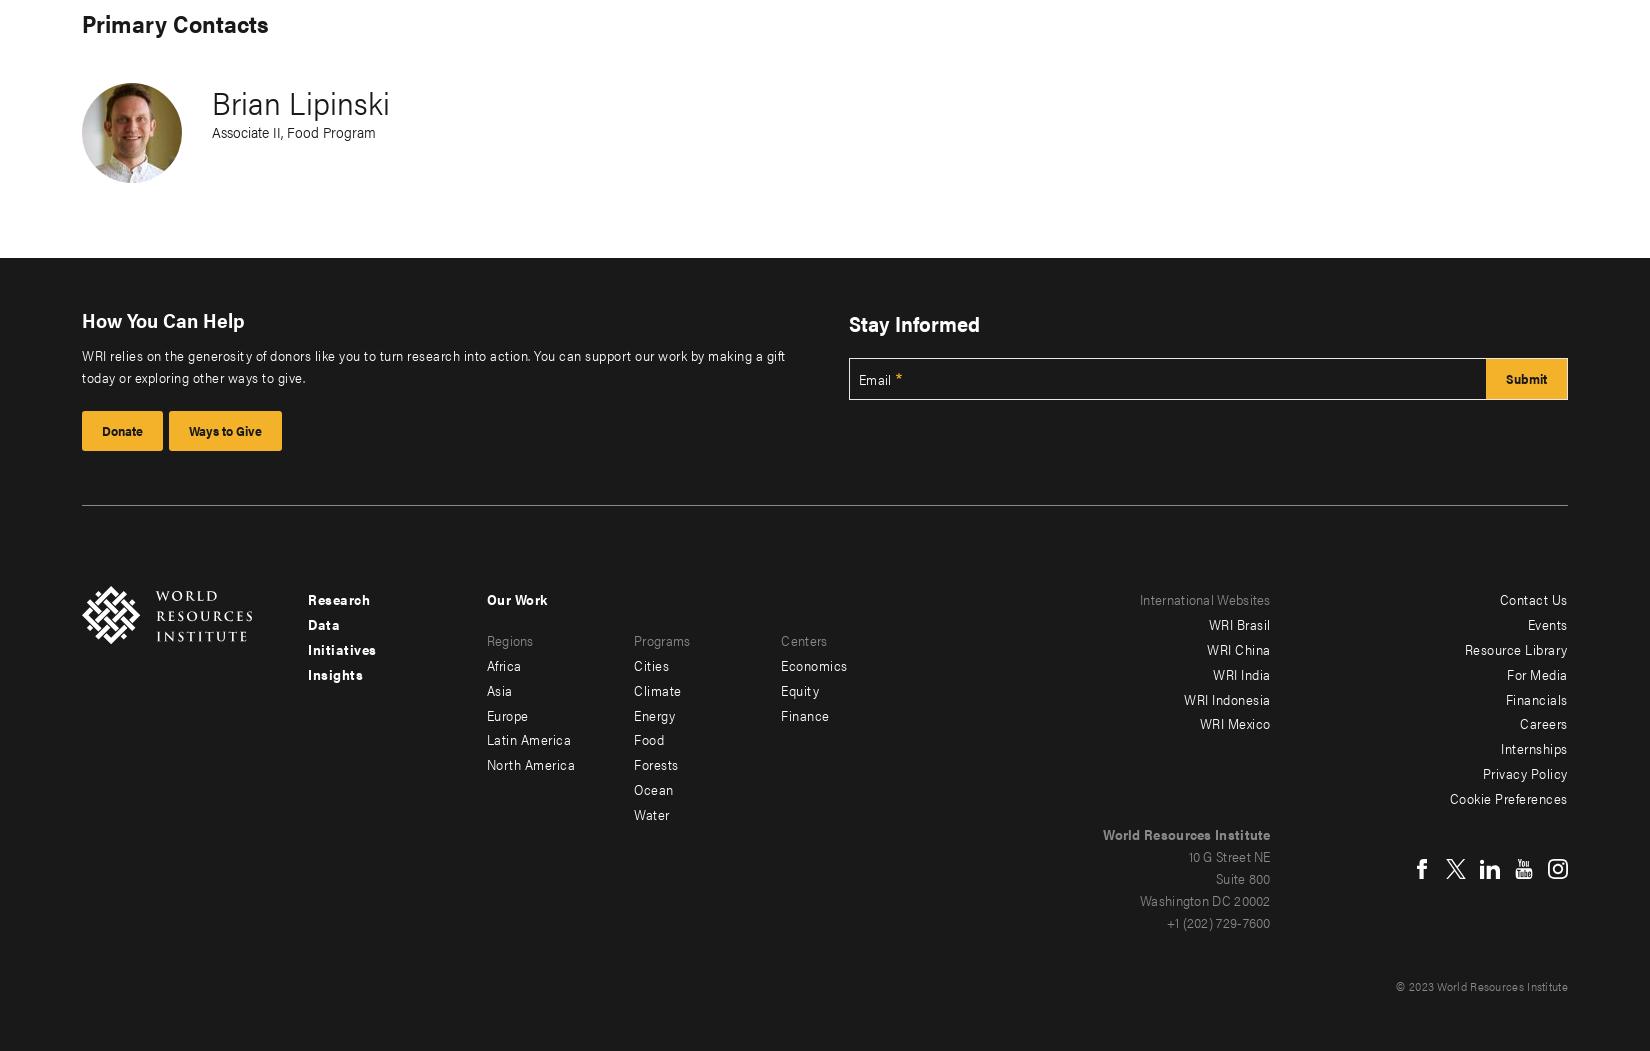  I want to click on 'Financials', so click(1534, 696).